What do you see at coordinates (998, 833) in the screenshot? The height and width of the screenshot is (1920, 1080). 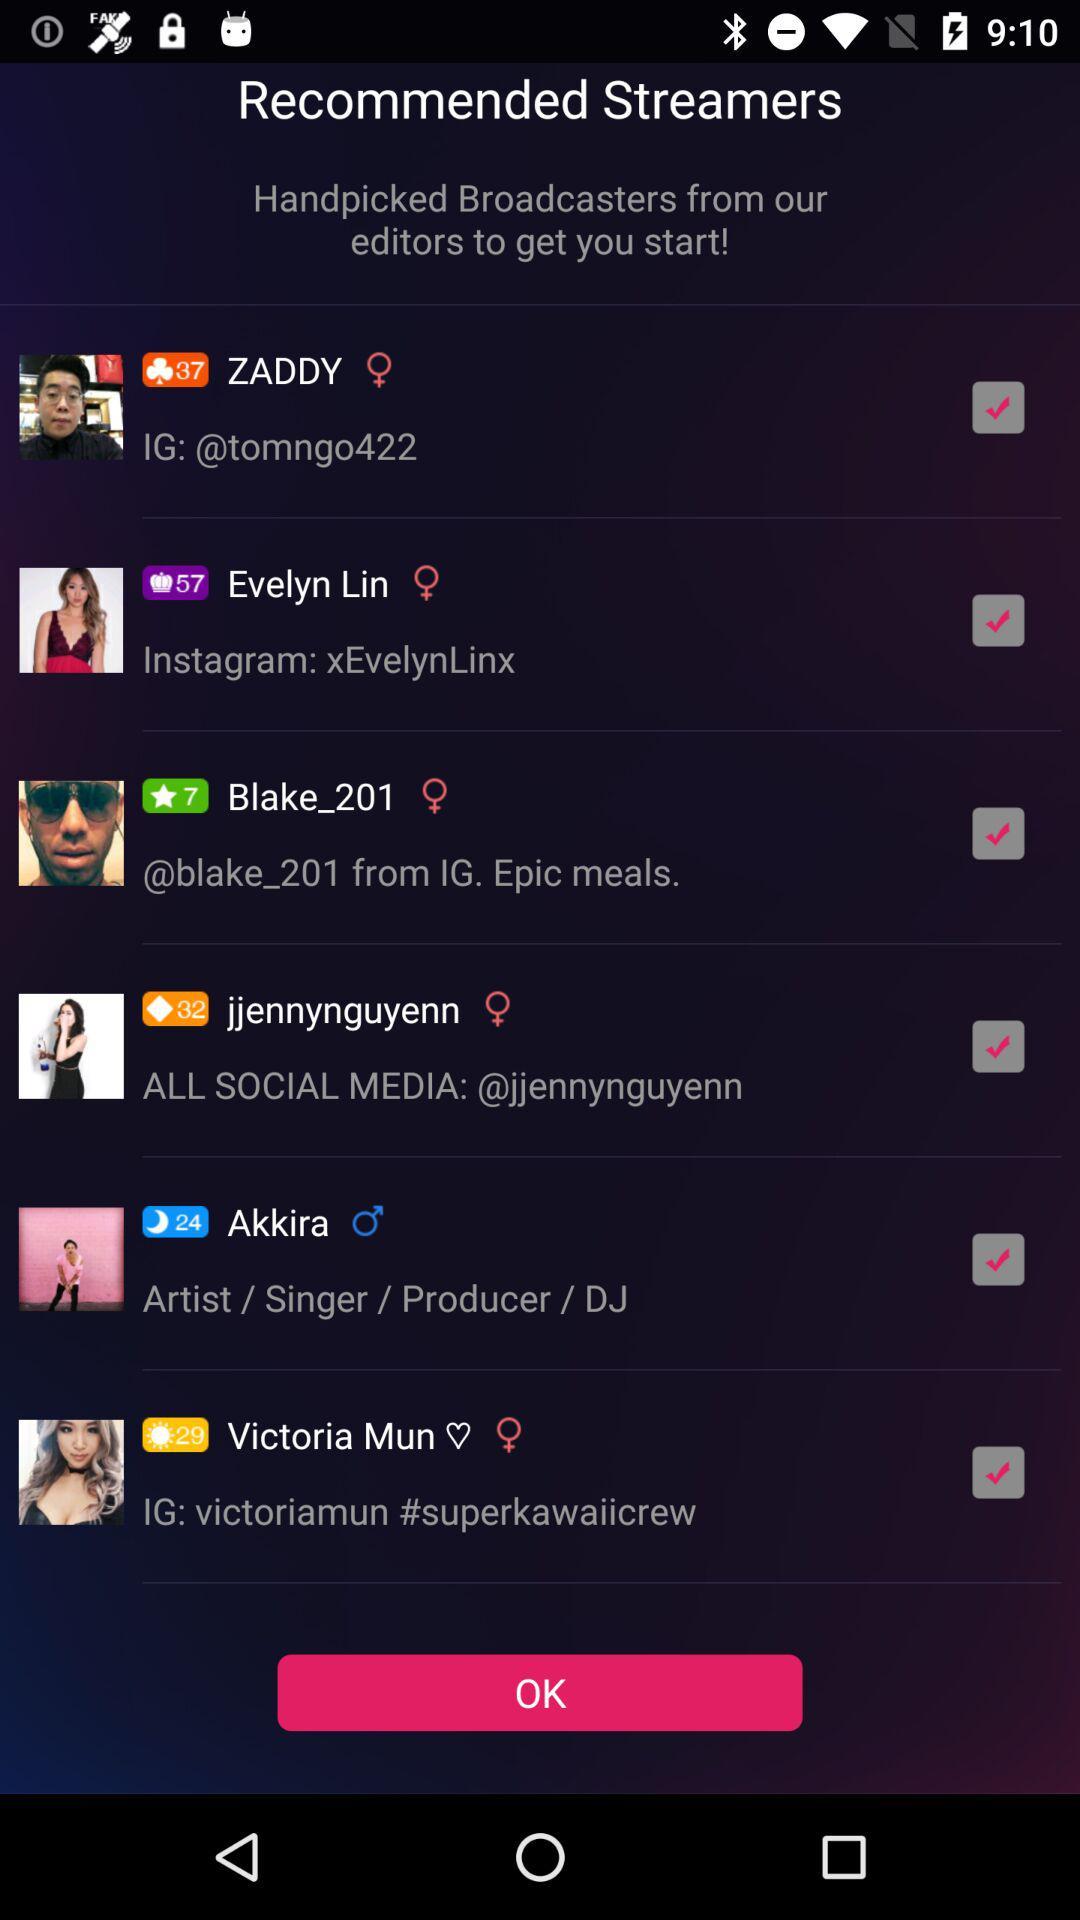 I see `streamer` at bounding box center [998, 833].